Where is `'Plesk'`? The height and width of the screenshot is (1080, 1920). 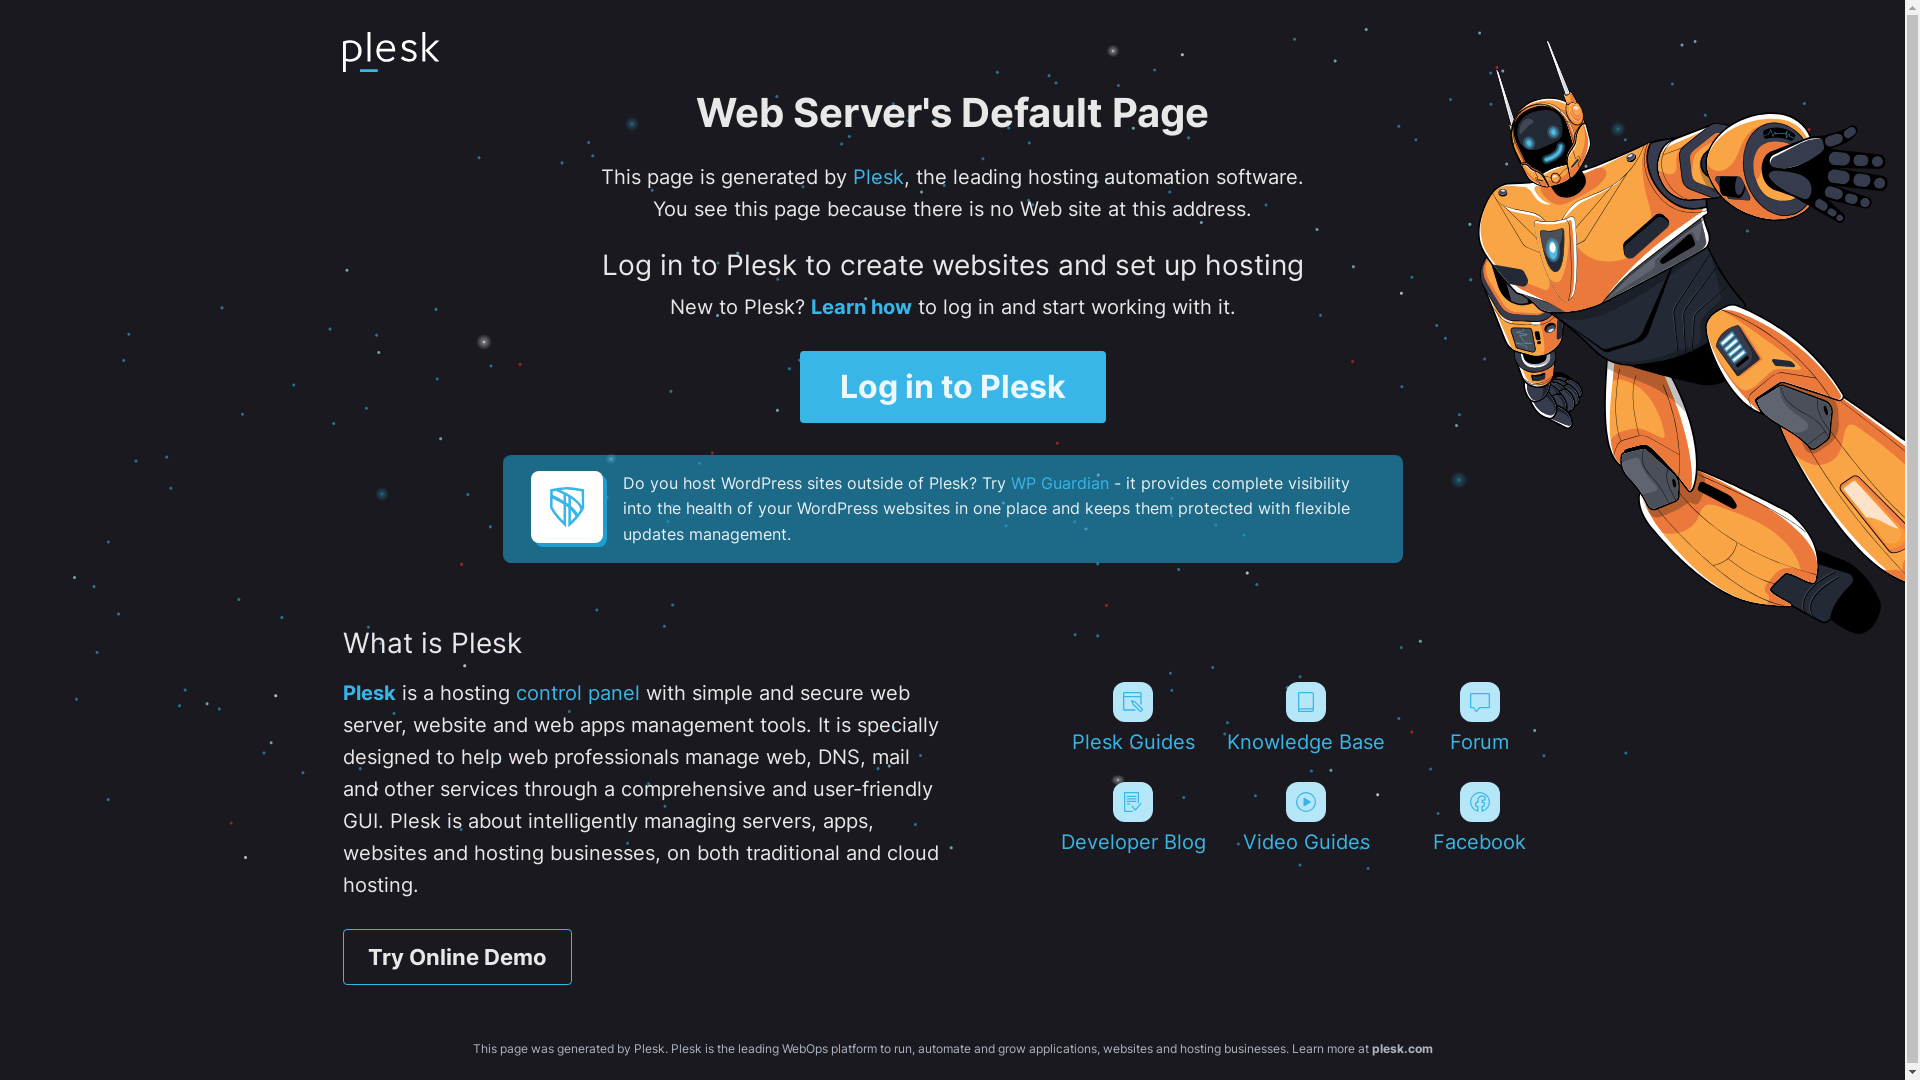
'Plesk' is located at coordinates (368, 692).